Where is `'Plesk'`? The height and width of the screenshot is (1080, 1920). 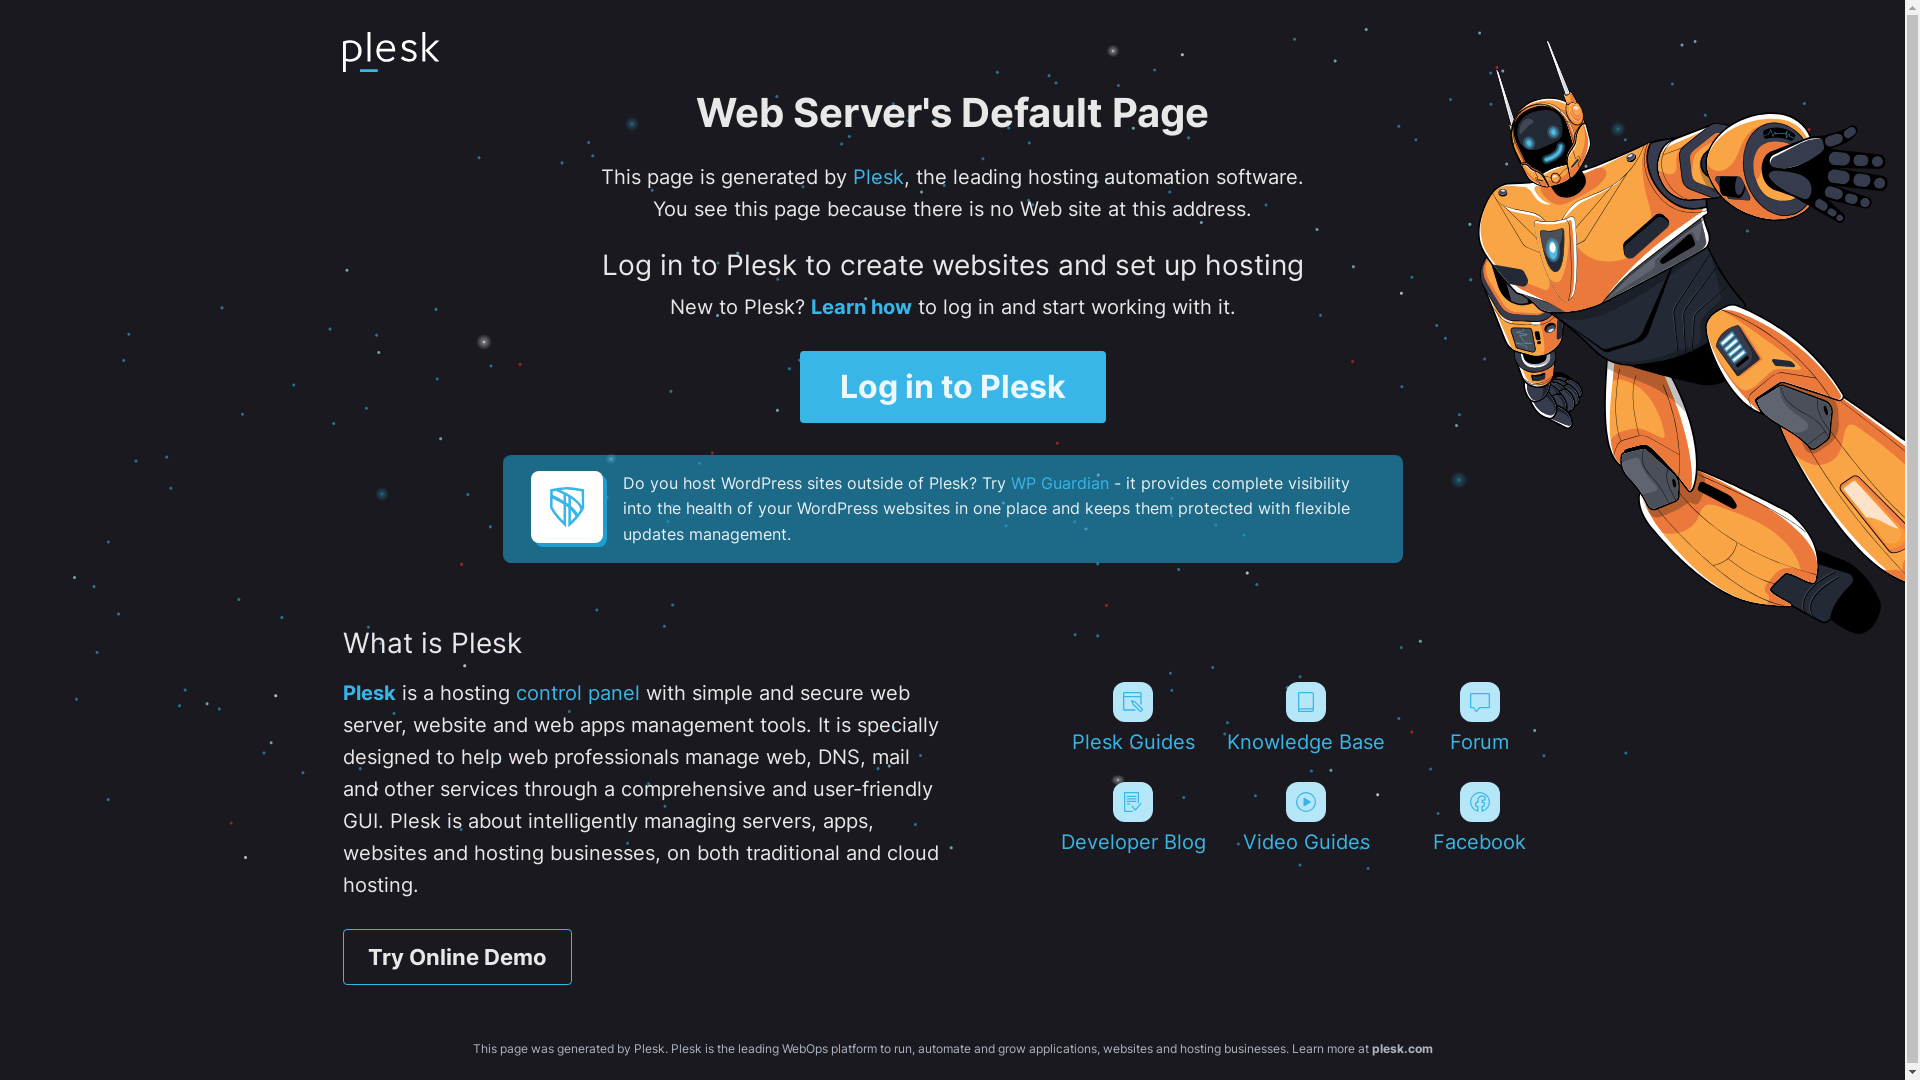
'Plesk' is located at coordinates (368, 692).